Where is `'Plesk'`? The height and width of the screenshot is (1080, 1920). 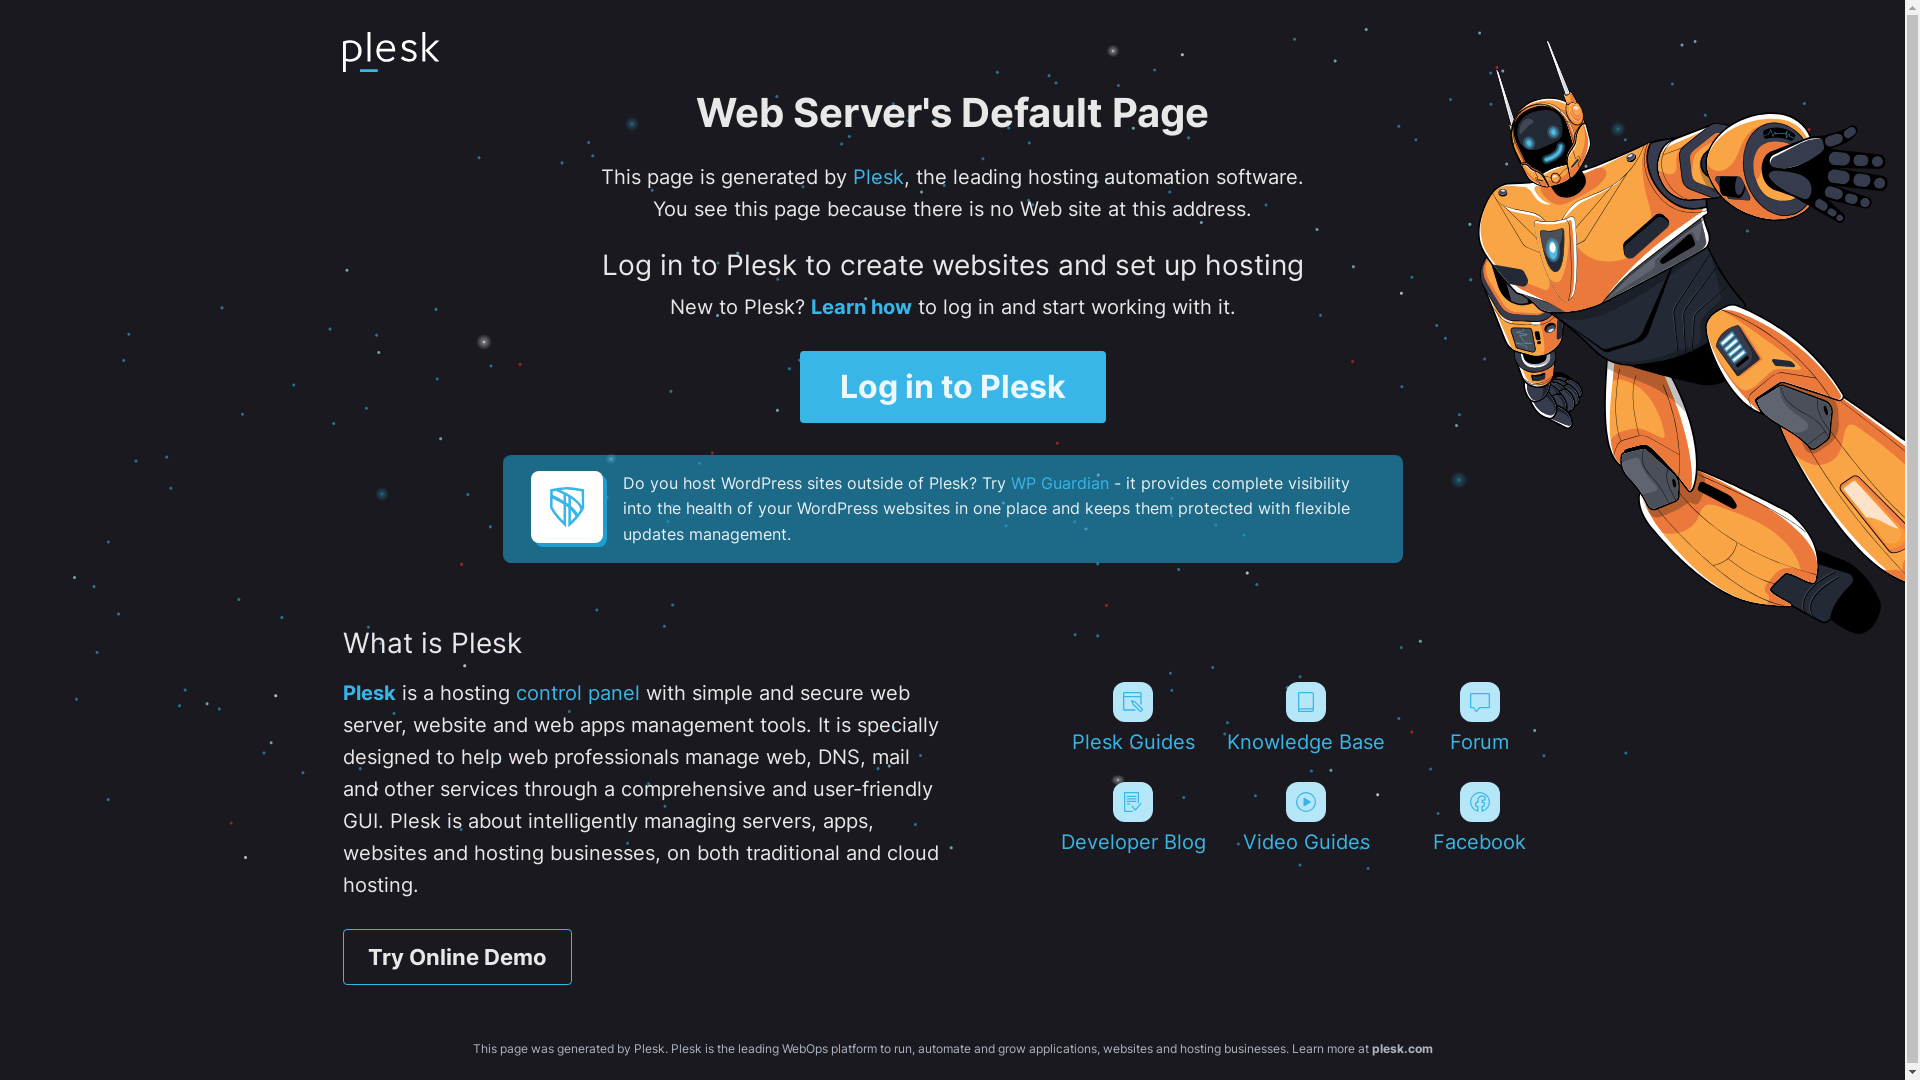
'Plesk' is located at coordinates (368, 692).